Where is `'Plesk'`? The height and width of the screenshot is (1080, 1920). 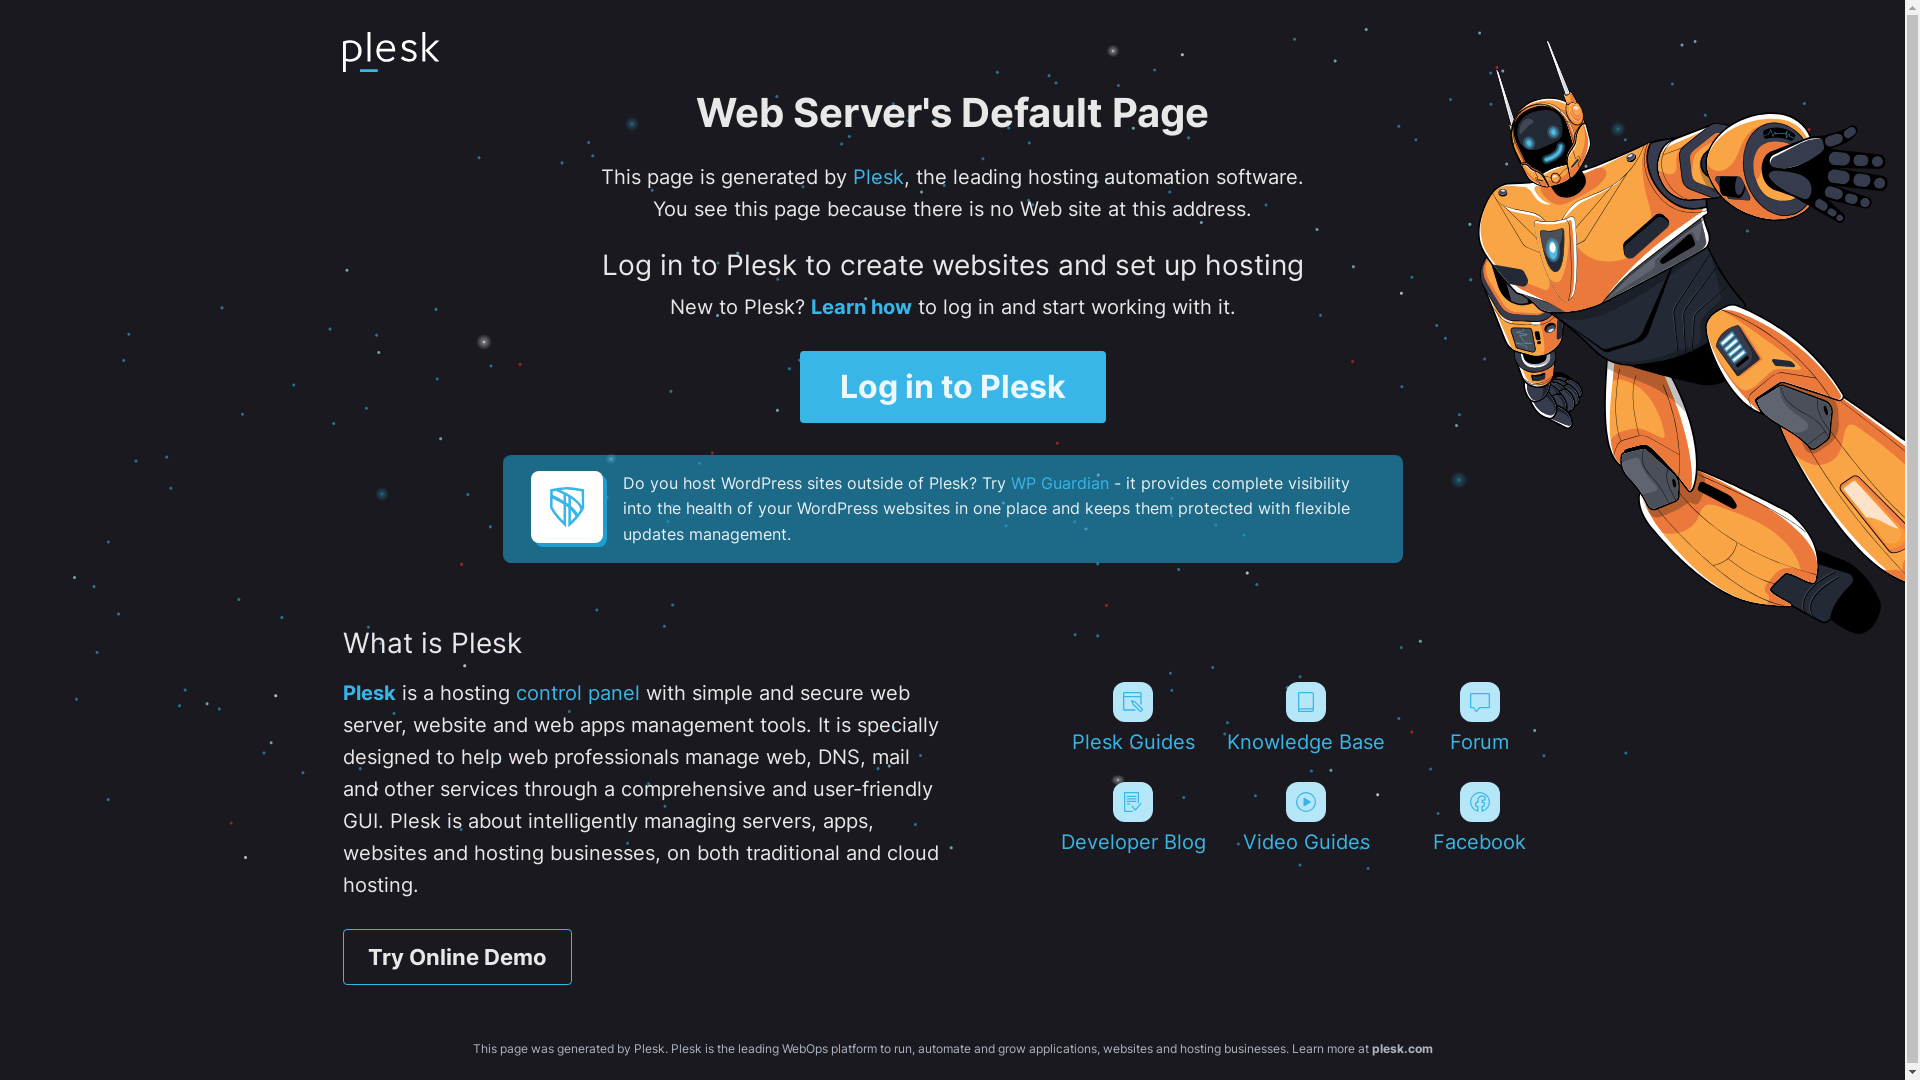
'Plesk' is located at coordinates (368, 692).